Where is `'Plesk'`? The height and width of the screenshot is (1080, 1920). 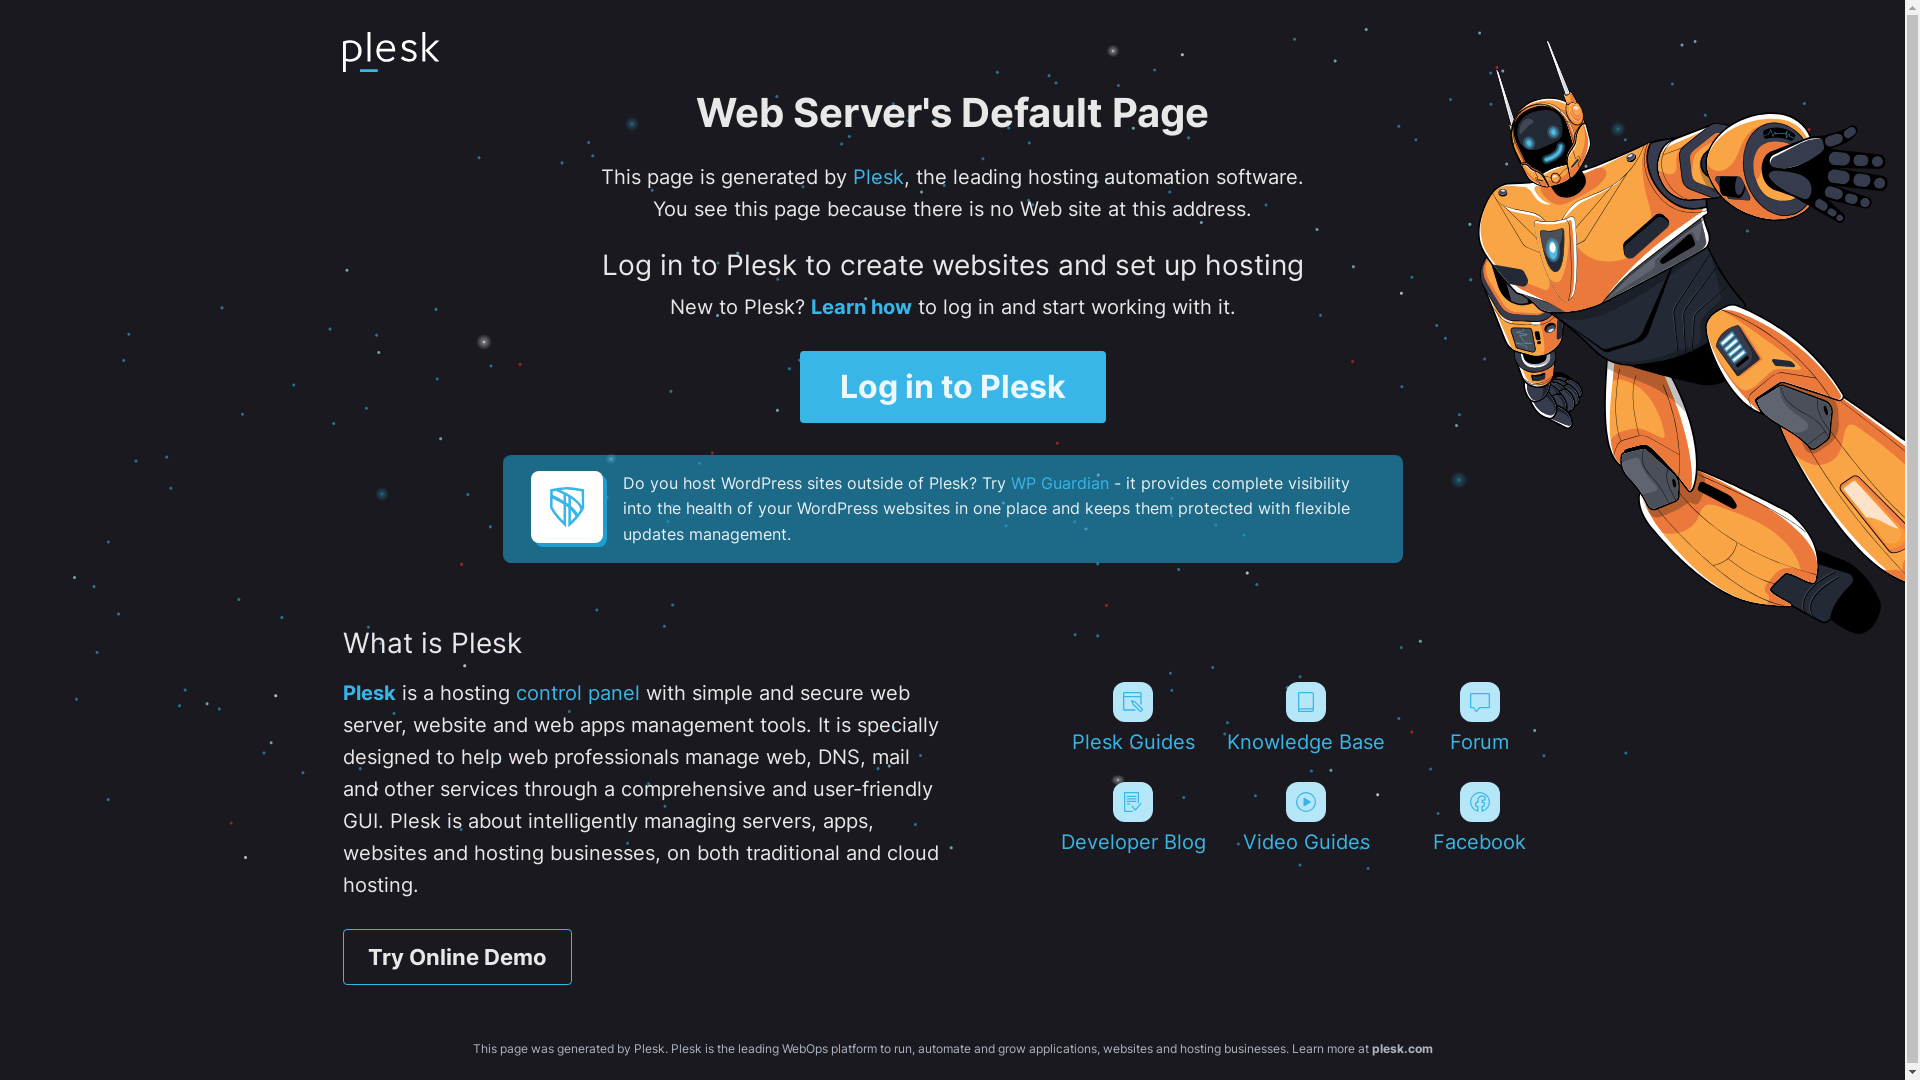
'Plesk' is located at coordinates (368, 692).